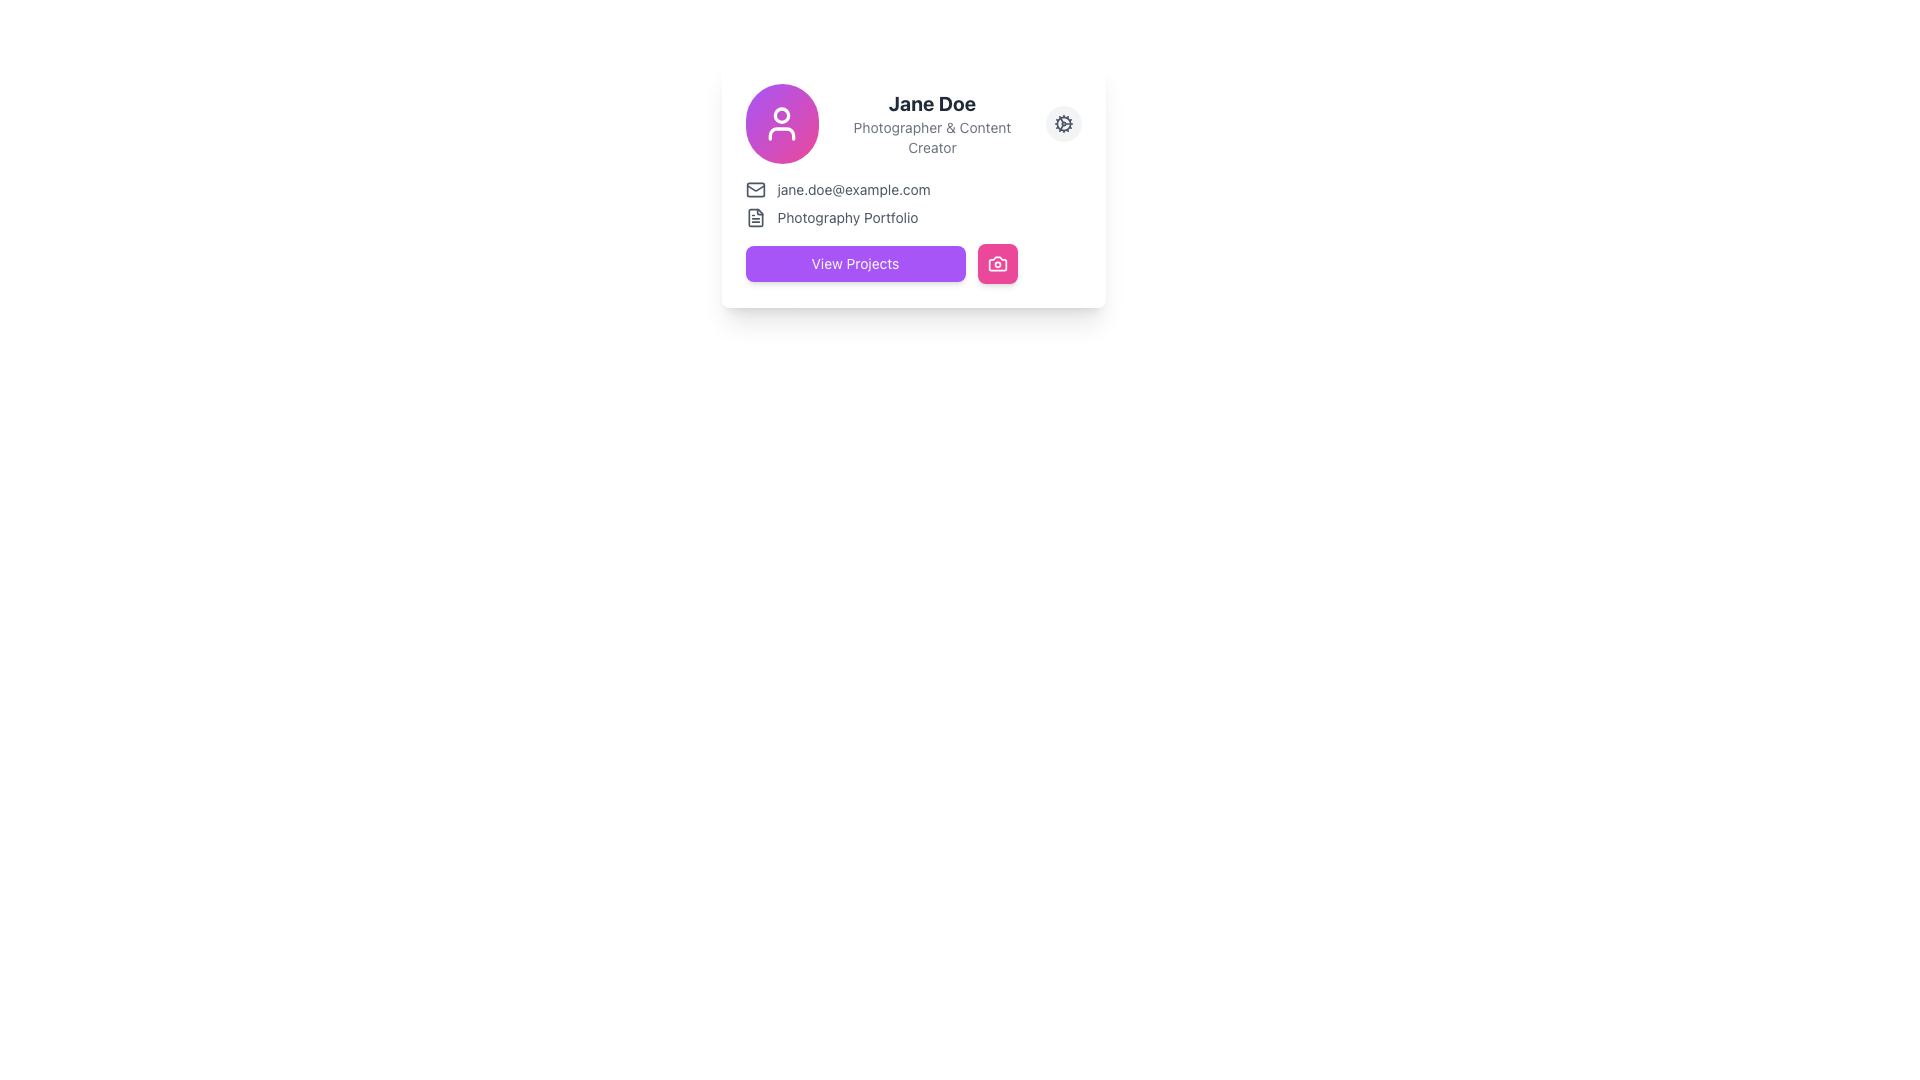  Describe the element at coordinates (912, 189) in the screenshot. I see `the text element displaying 'jane.doe@example.com' with the email icon, which is the first item under the header 'Jane Doe' and directly above 'Photography Portfolio'` at that location.